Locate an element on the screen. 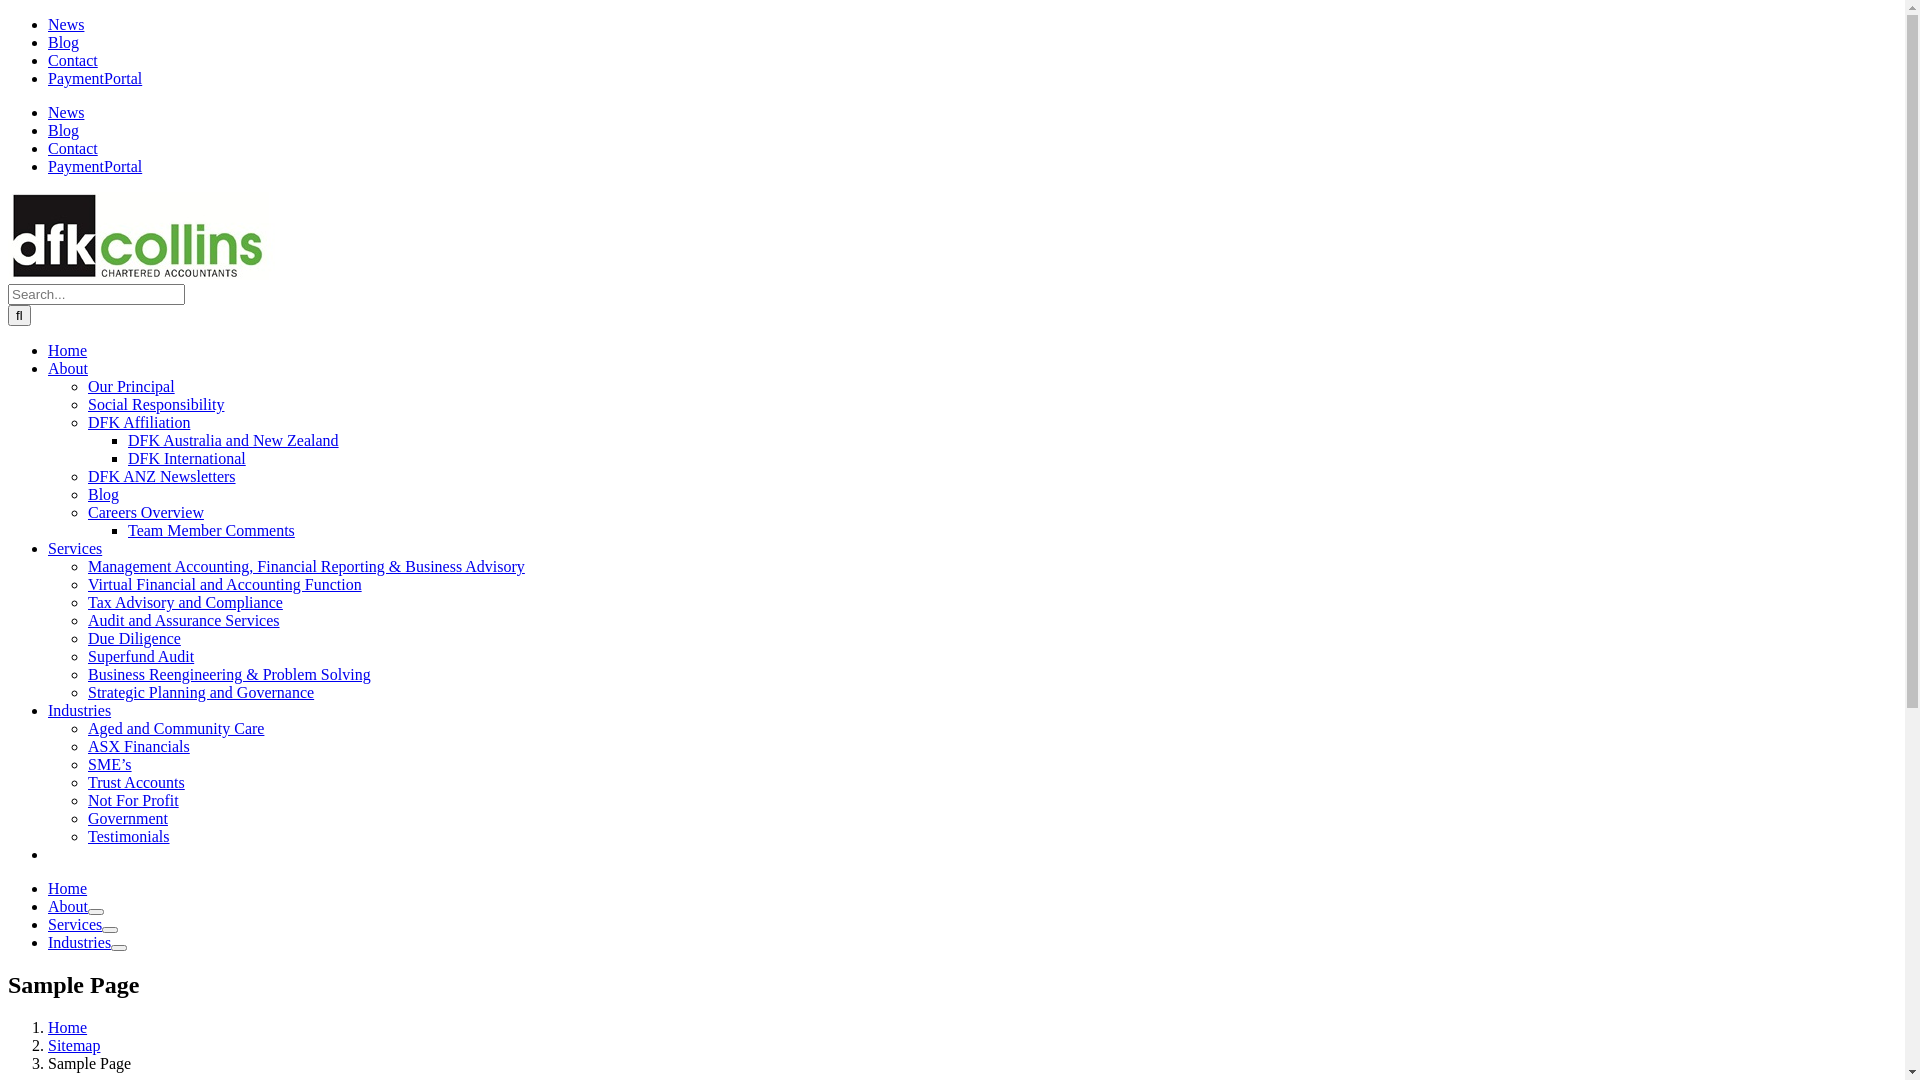 The image size is (1920, 1080). 'Business Reengineering & Problem Solving' is located at coordinates (86, 674).